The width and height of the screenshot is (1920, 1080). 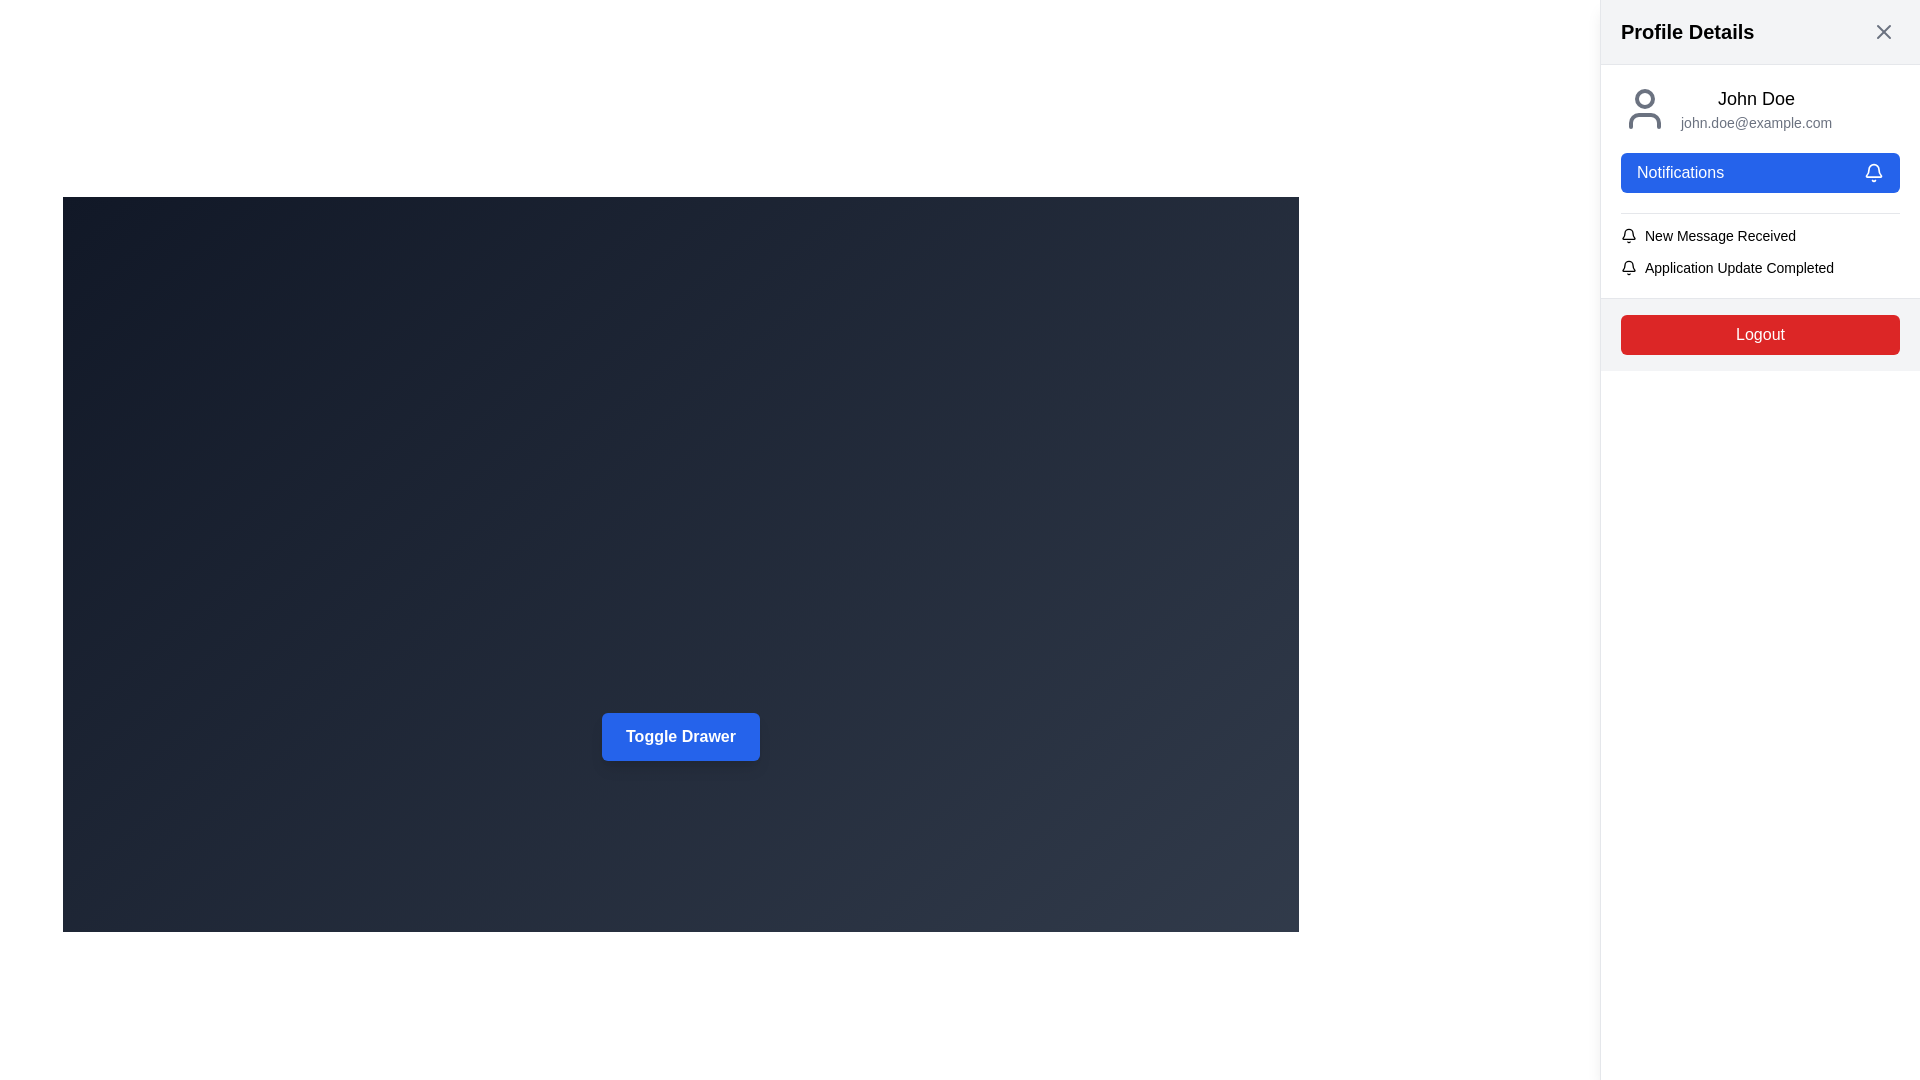 What do you see at coordinates (1760, 266) in the screenshot?
I see `text of the Notification item labeled 'Application Update Completed', which is the second element in the Notifications section` at bounding box center [1760, 266].